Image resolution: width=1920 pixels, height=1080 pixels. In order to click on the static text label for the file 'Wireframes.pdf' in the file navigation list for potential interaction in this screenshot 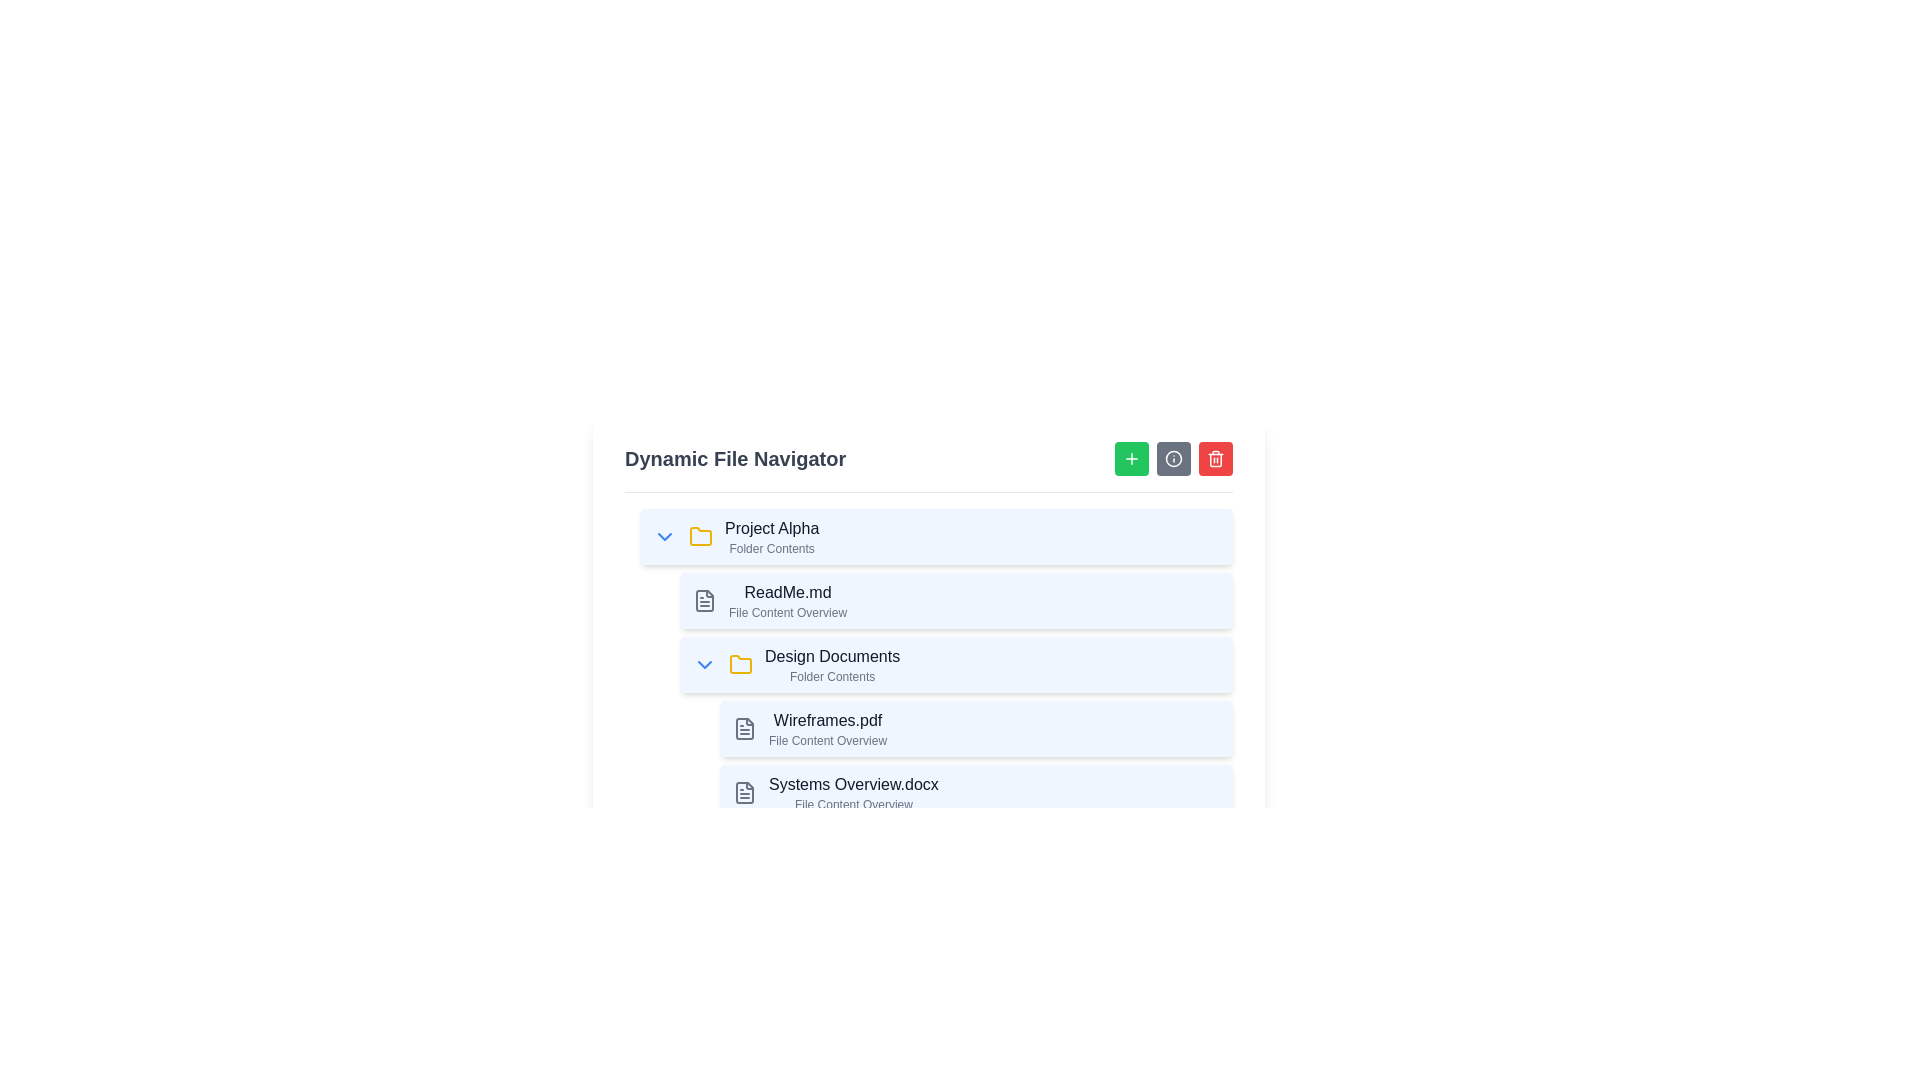, I will do `click(828, 721)`.